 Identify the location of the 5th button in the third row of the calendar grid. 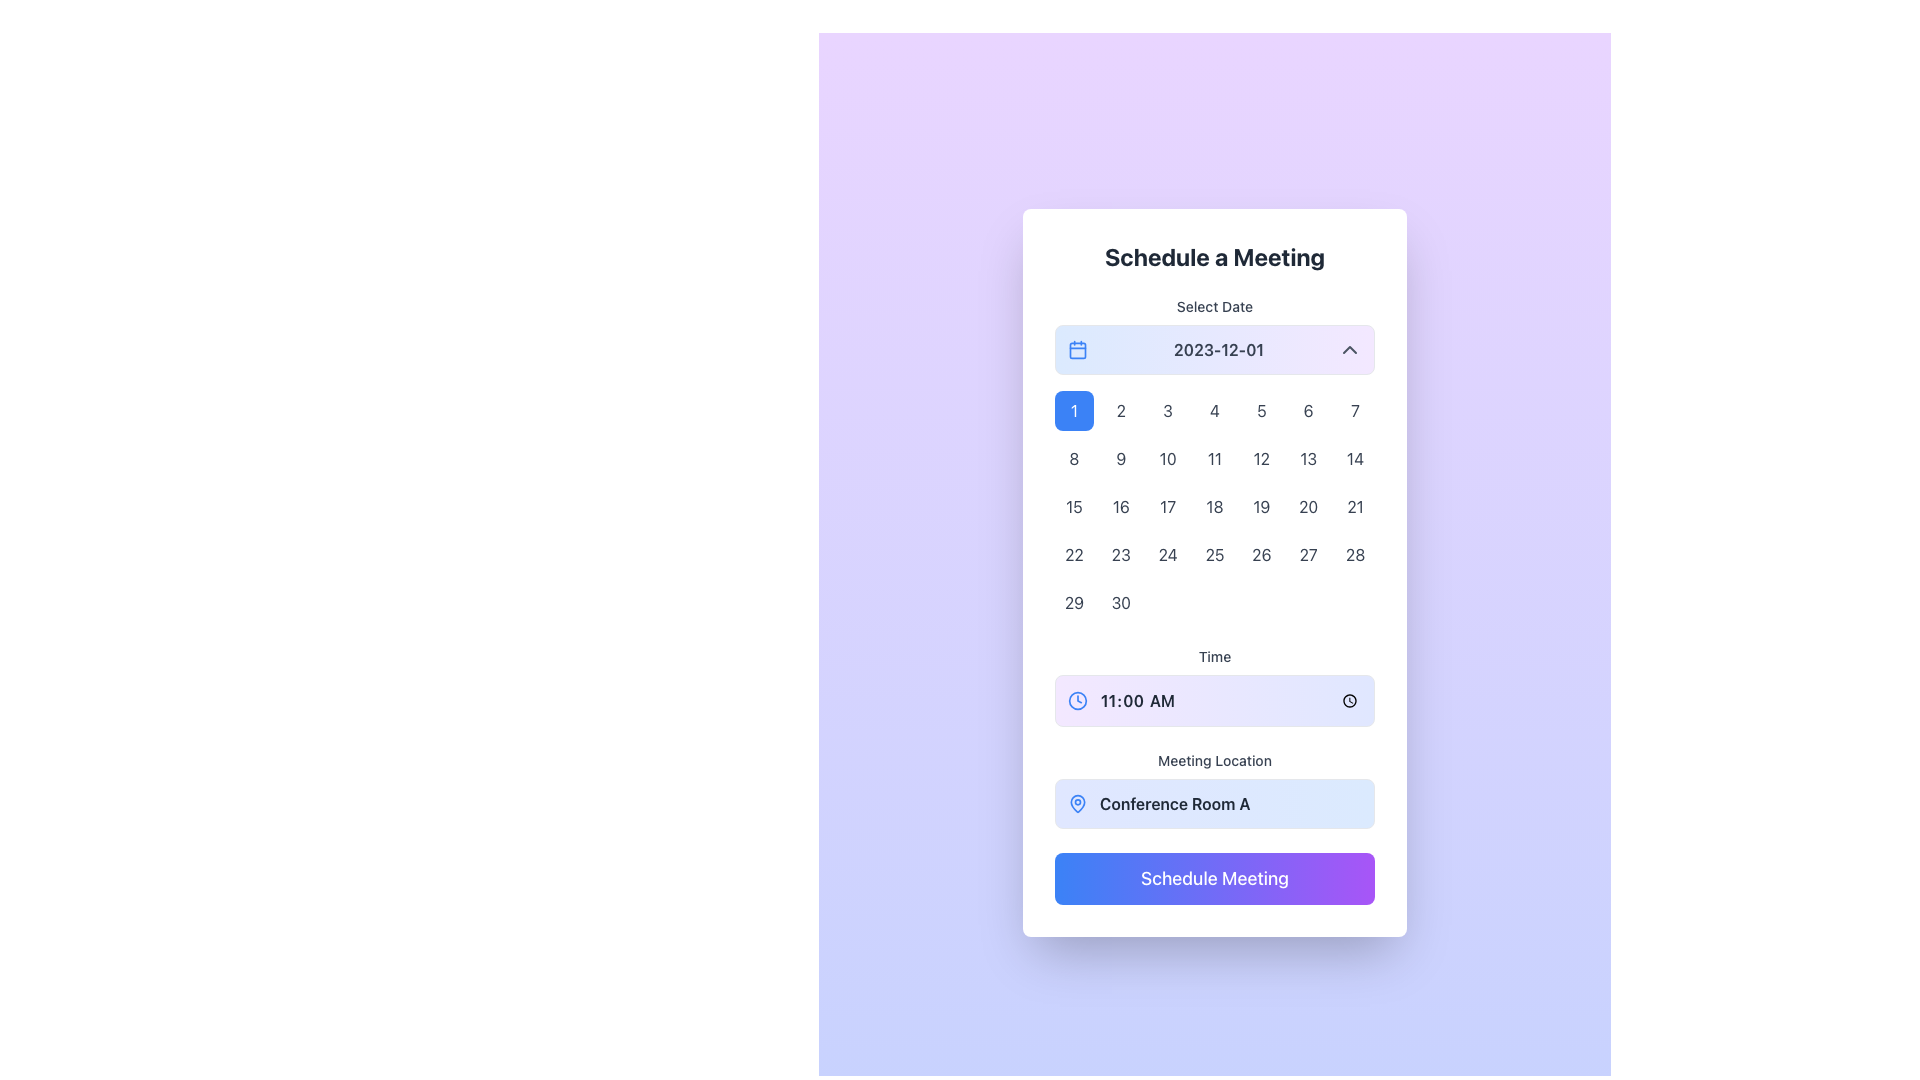
(1260, 459).